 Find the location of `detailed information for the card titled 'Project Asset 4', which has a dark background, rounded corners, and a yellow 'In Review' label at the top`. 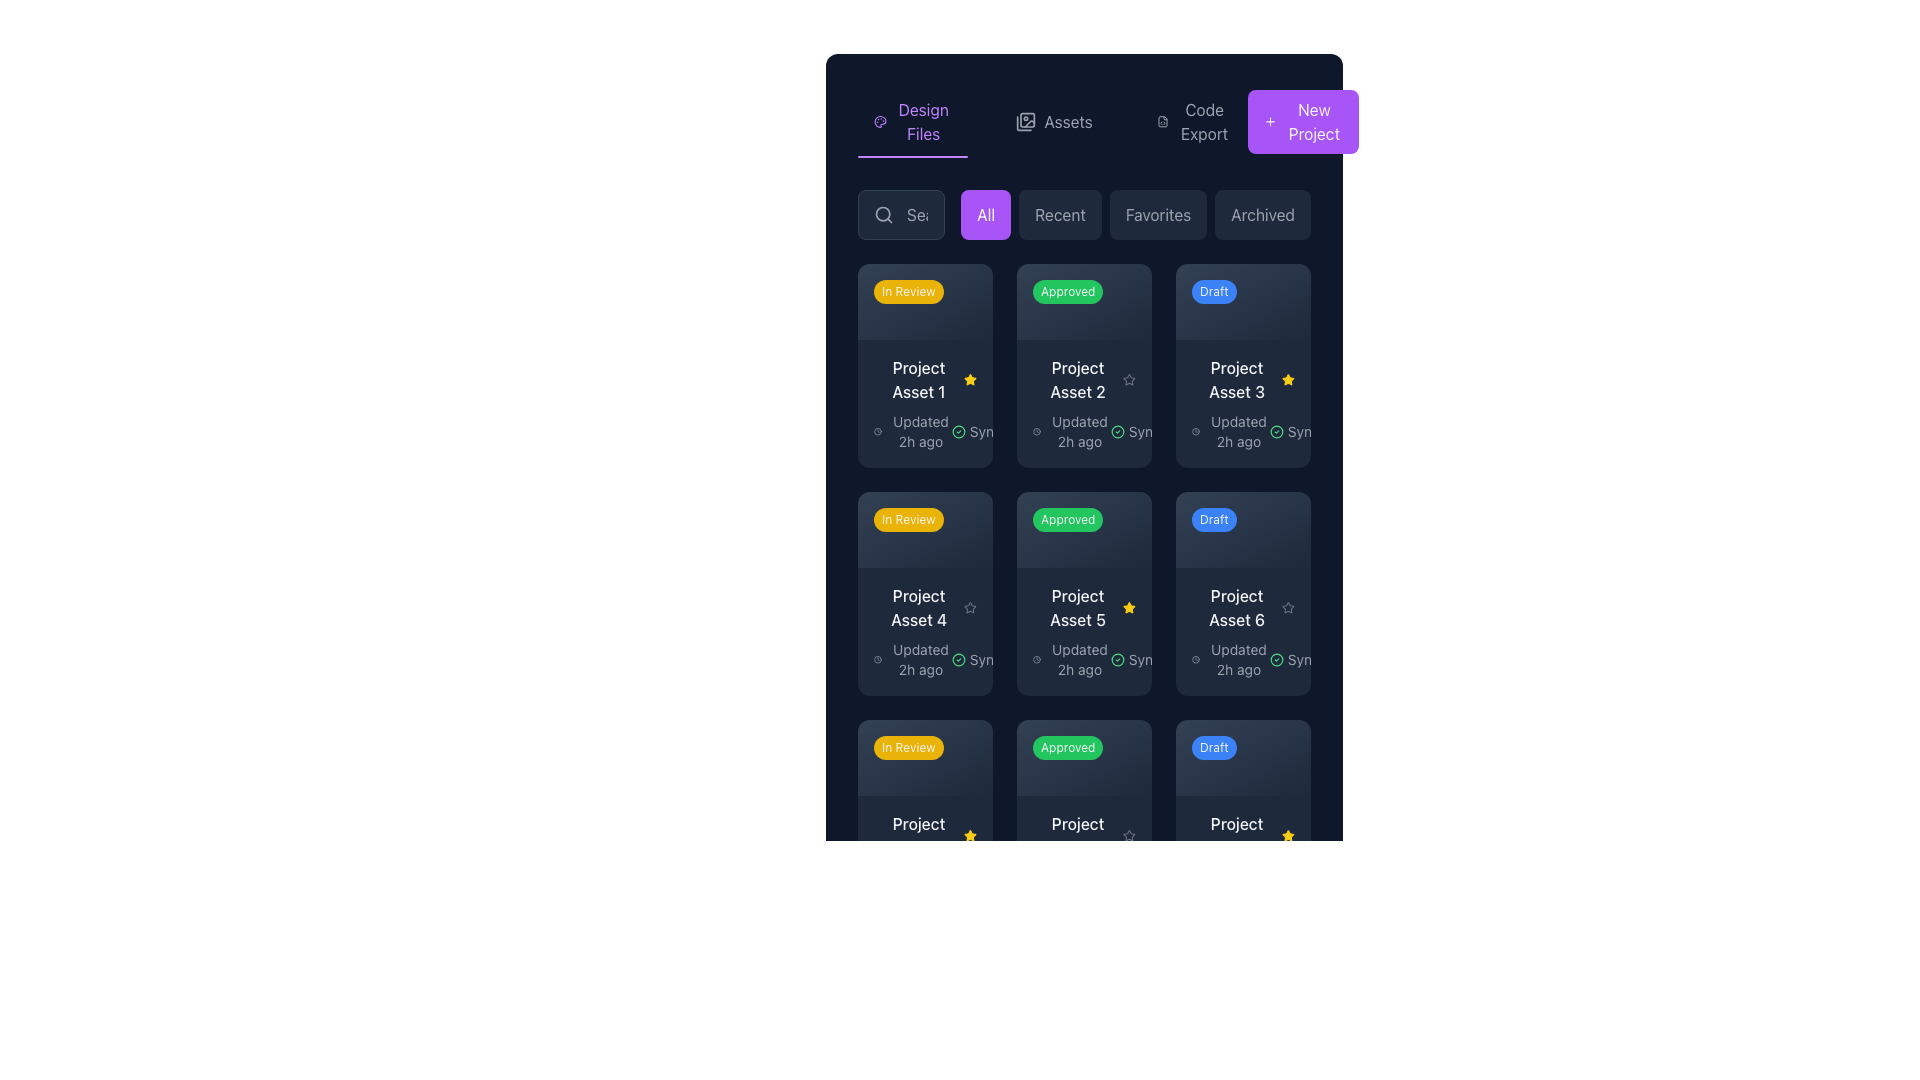

detailed information for the card titled 'Project Asset 4', which has a dark background, rounded corners, and a yellow 'In Review' label at the top is located at coordinates (924, 592).